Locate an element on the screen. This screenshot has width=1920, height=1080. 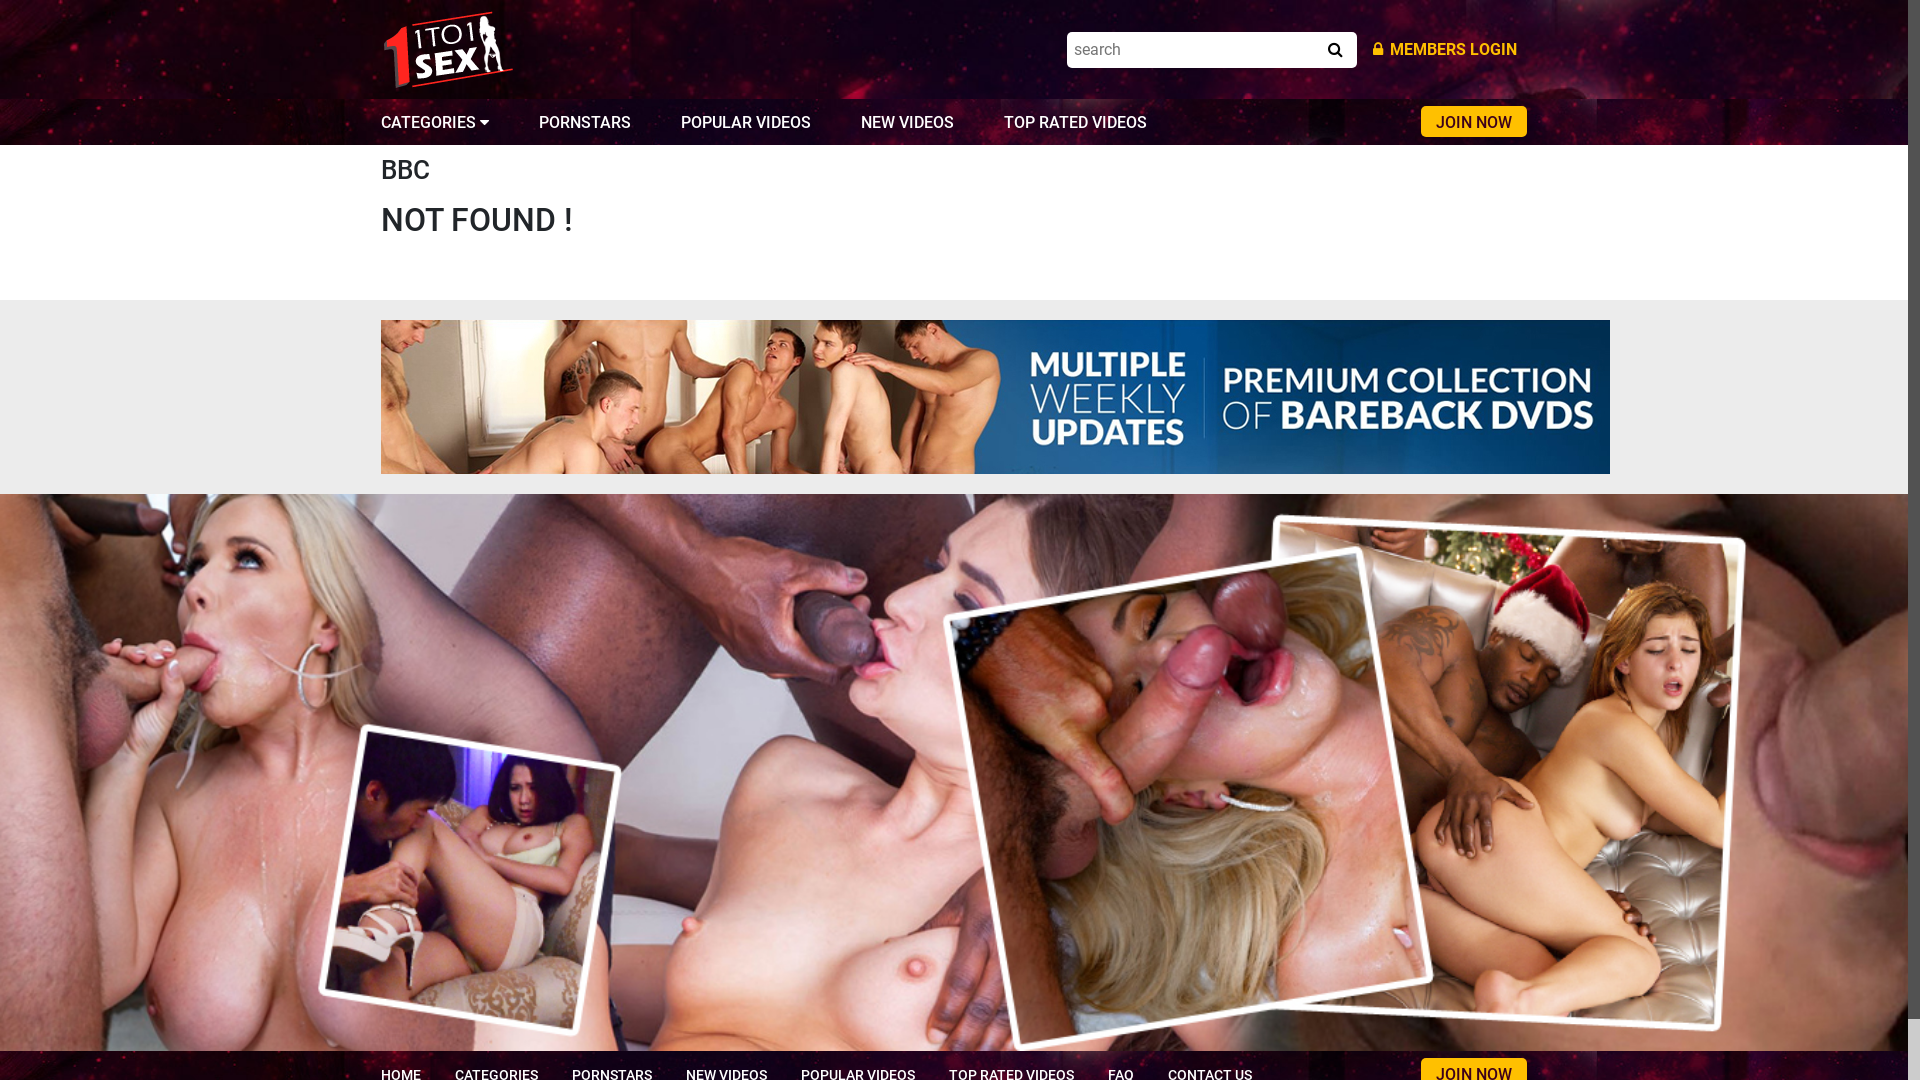
'CATEGORIES' is located at coordinates (434, 122).